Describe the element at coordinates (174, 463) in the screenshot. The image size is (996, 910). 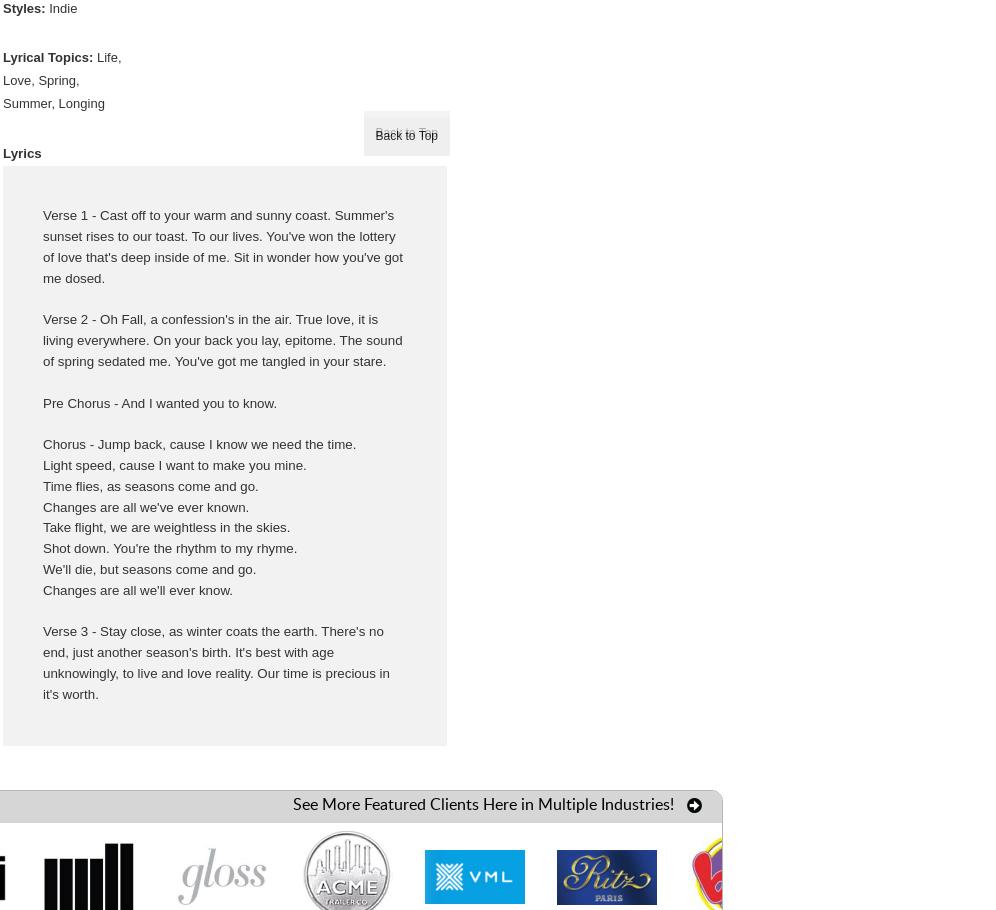
I see `'Light speed, cause I want to make you mine.'` at that location.